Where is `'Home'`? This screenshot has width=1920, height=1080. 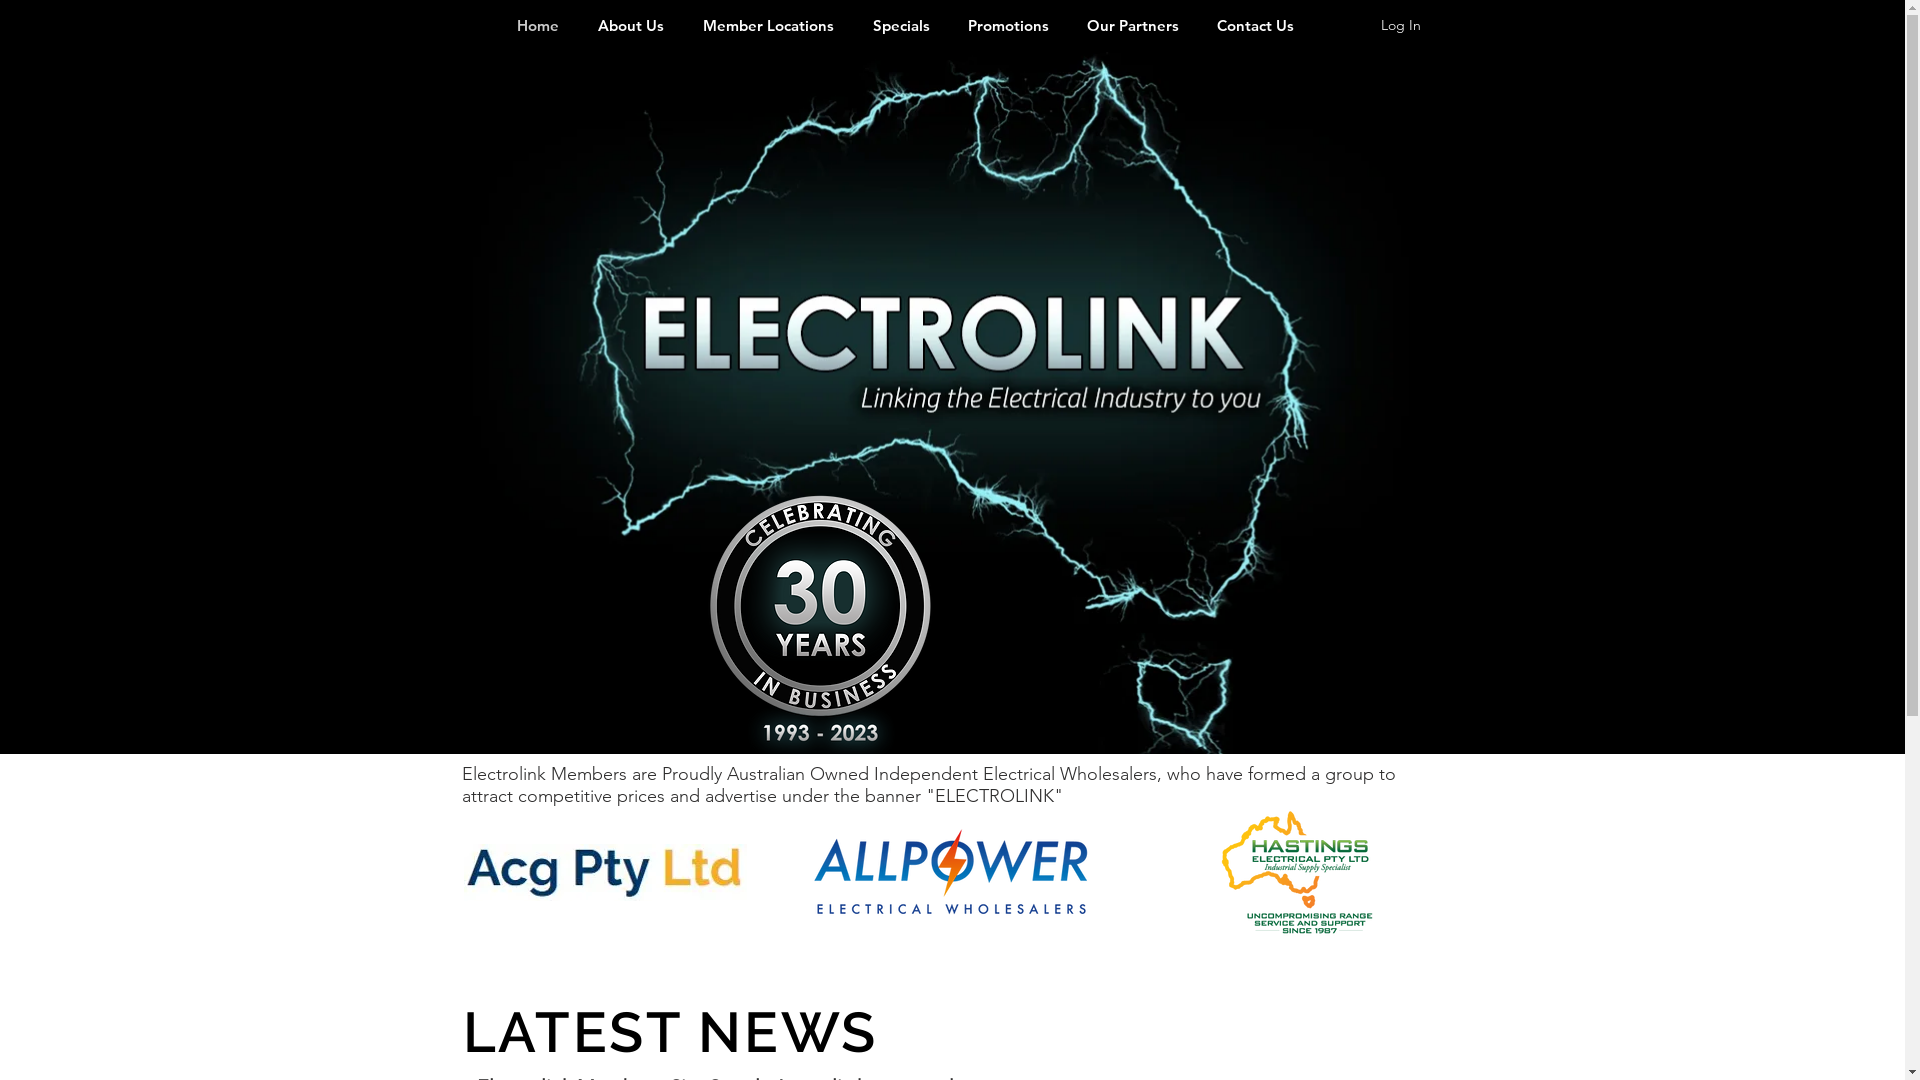
'Home' is located at coordinates (538, 25).